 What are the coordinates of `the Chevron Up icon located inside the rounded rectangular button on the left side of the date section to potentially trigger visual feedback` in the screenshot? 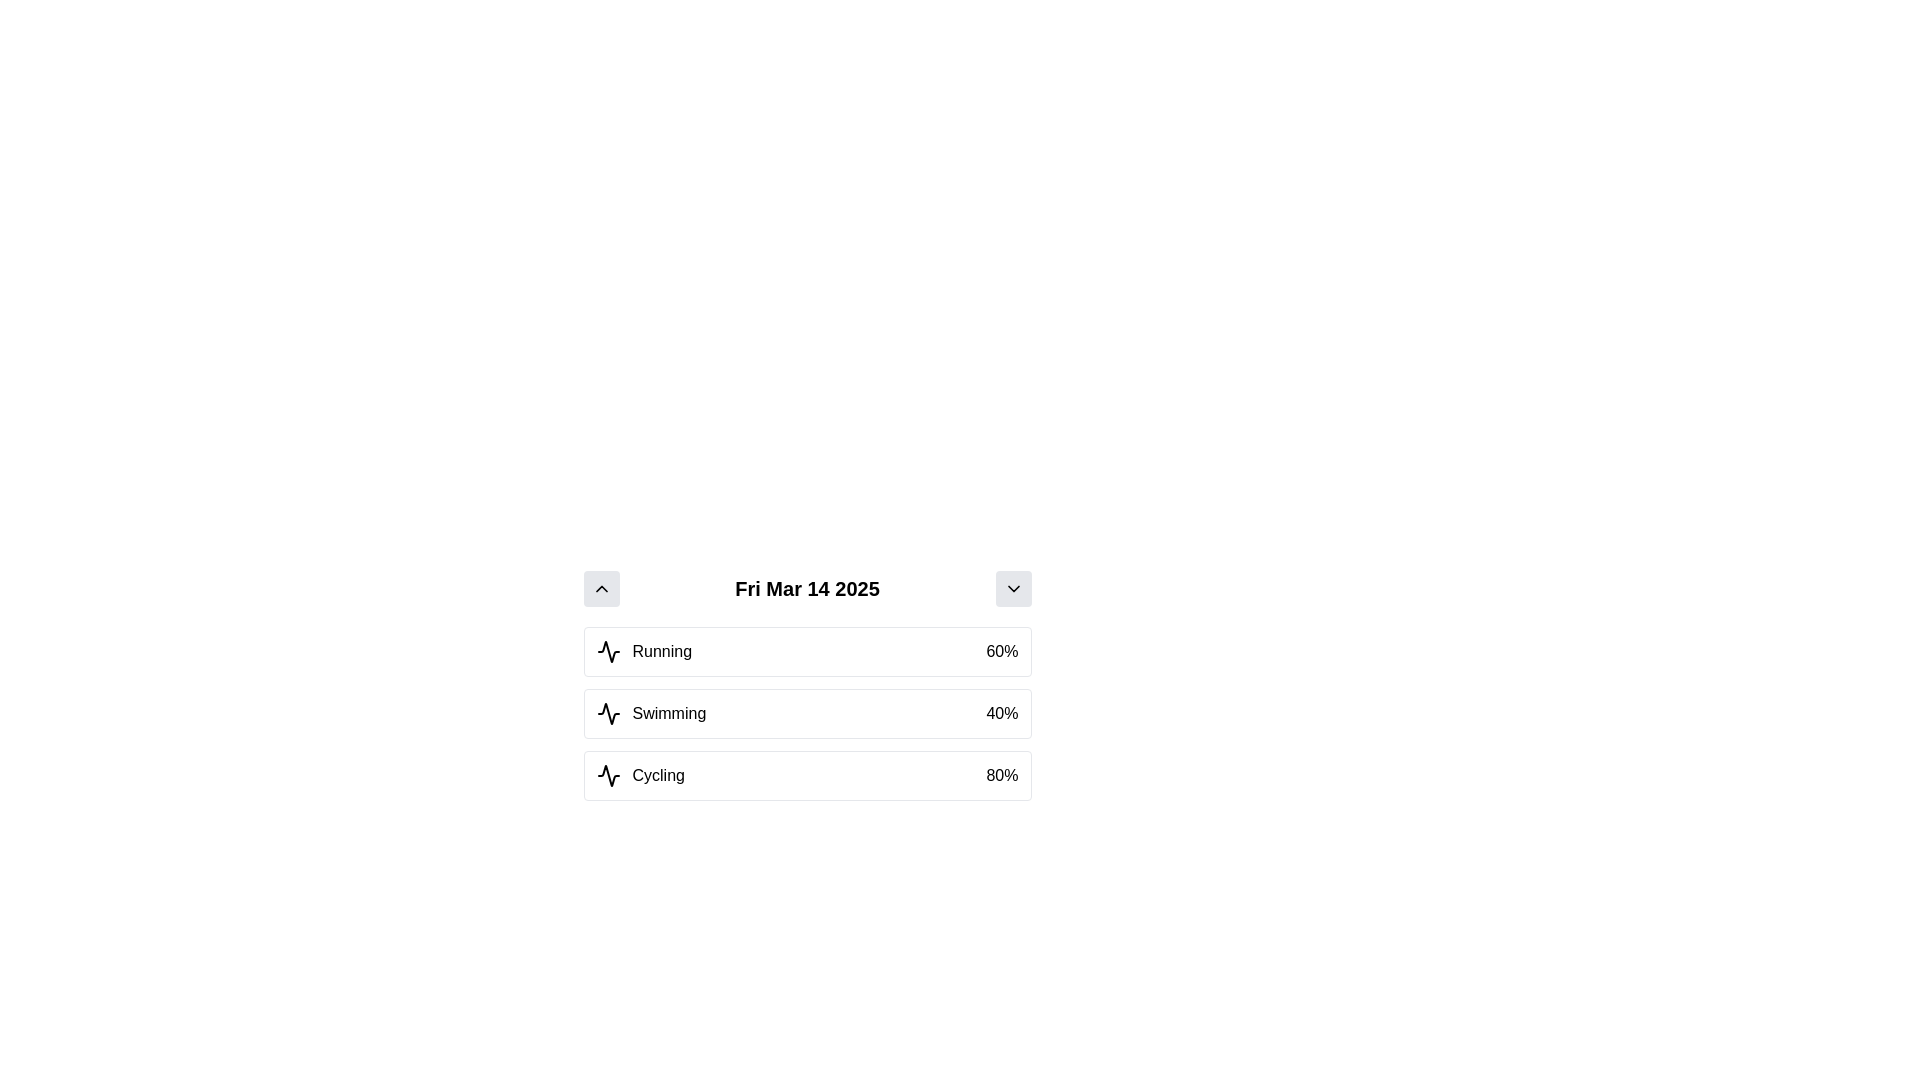 It's located at (600, 588).